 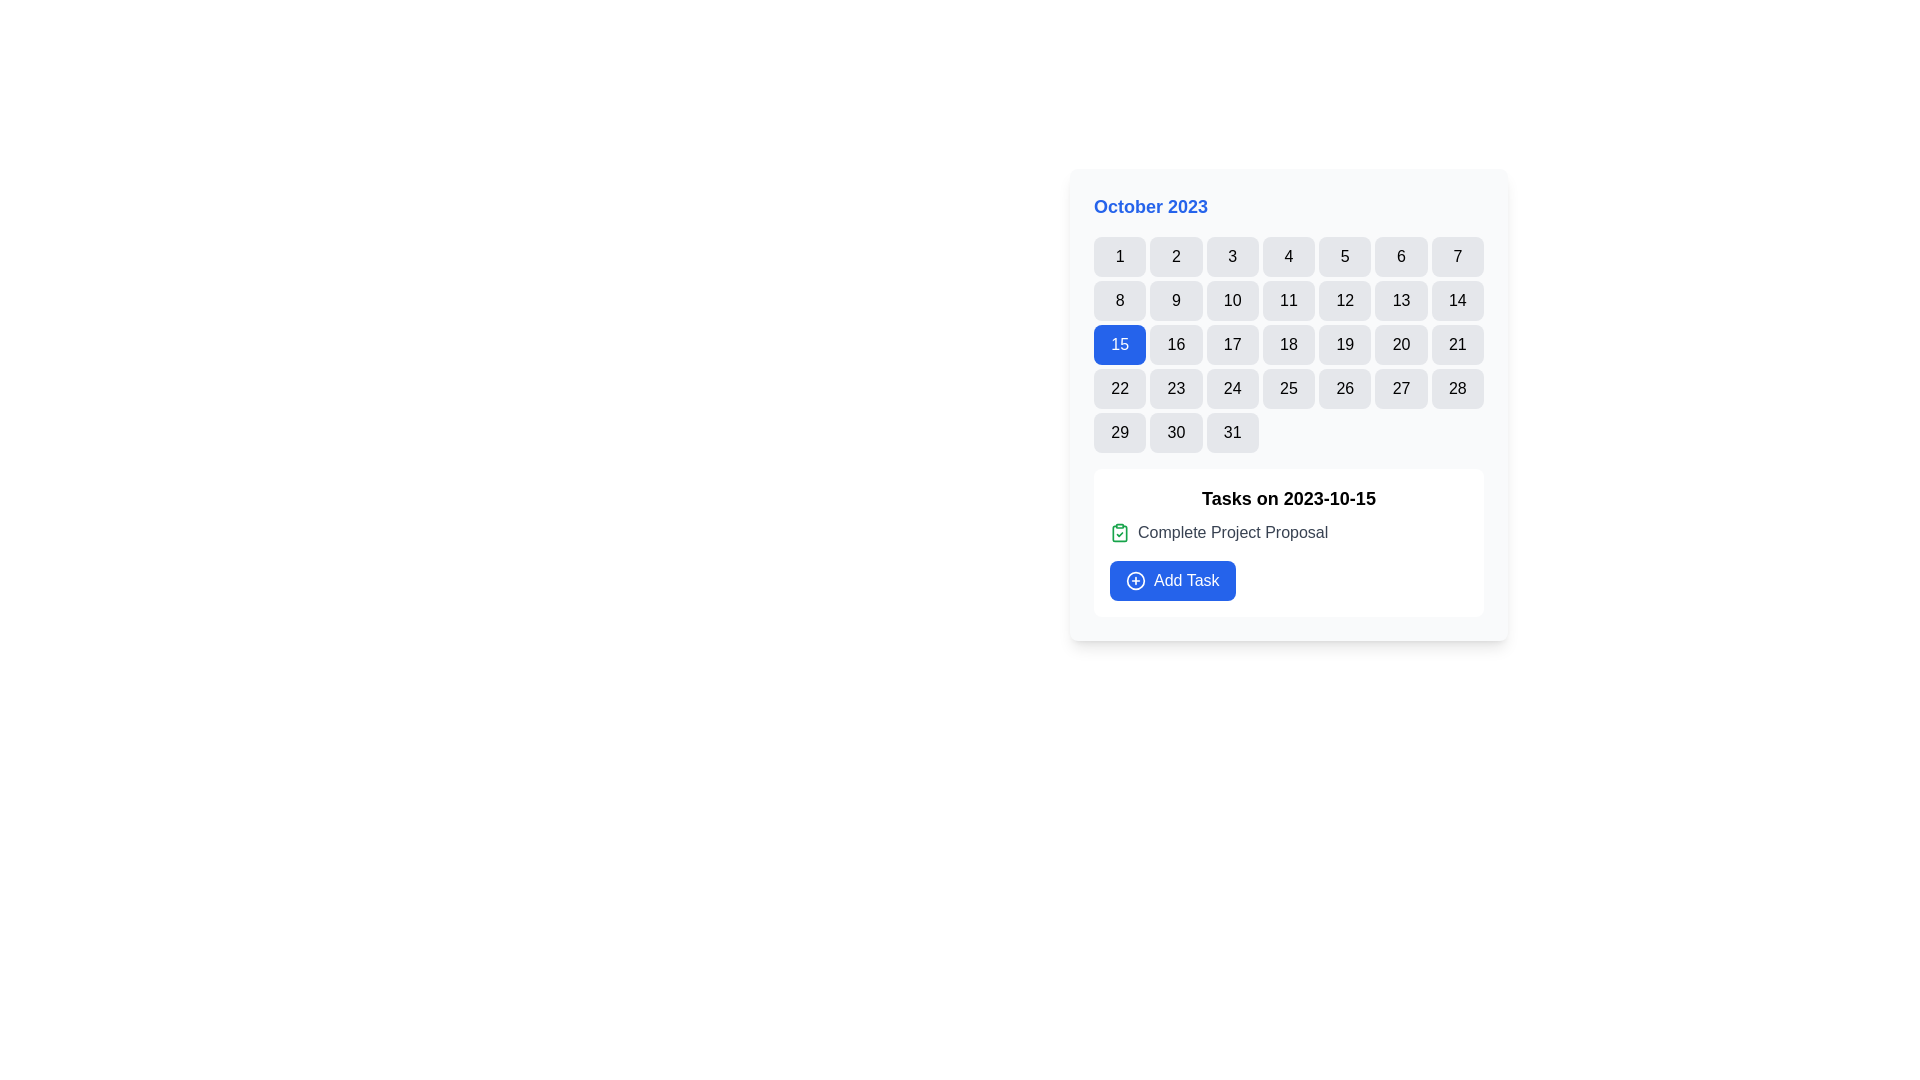 I want to click on the calendar date button representing the date '15', so click(x=1120, y=343).